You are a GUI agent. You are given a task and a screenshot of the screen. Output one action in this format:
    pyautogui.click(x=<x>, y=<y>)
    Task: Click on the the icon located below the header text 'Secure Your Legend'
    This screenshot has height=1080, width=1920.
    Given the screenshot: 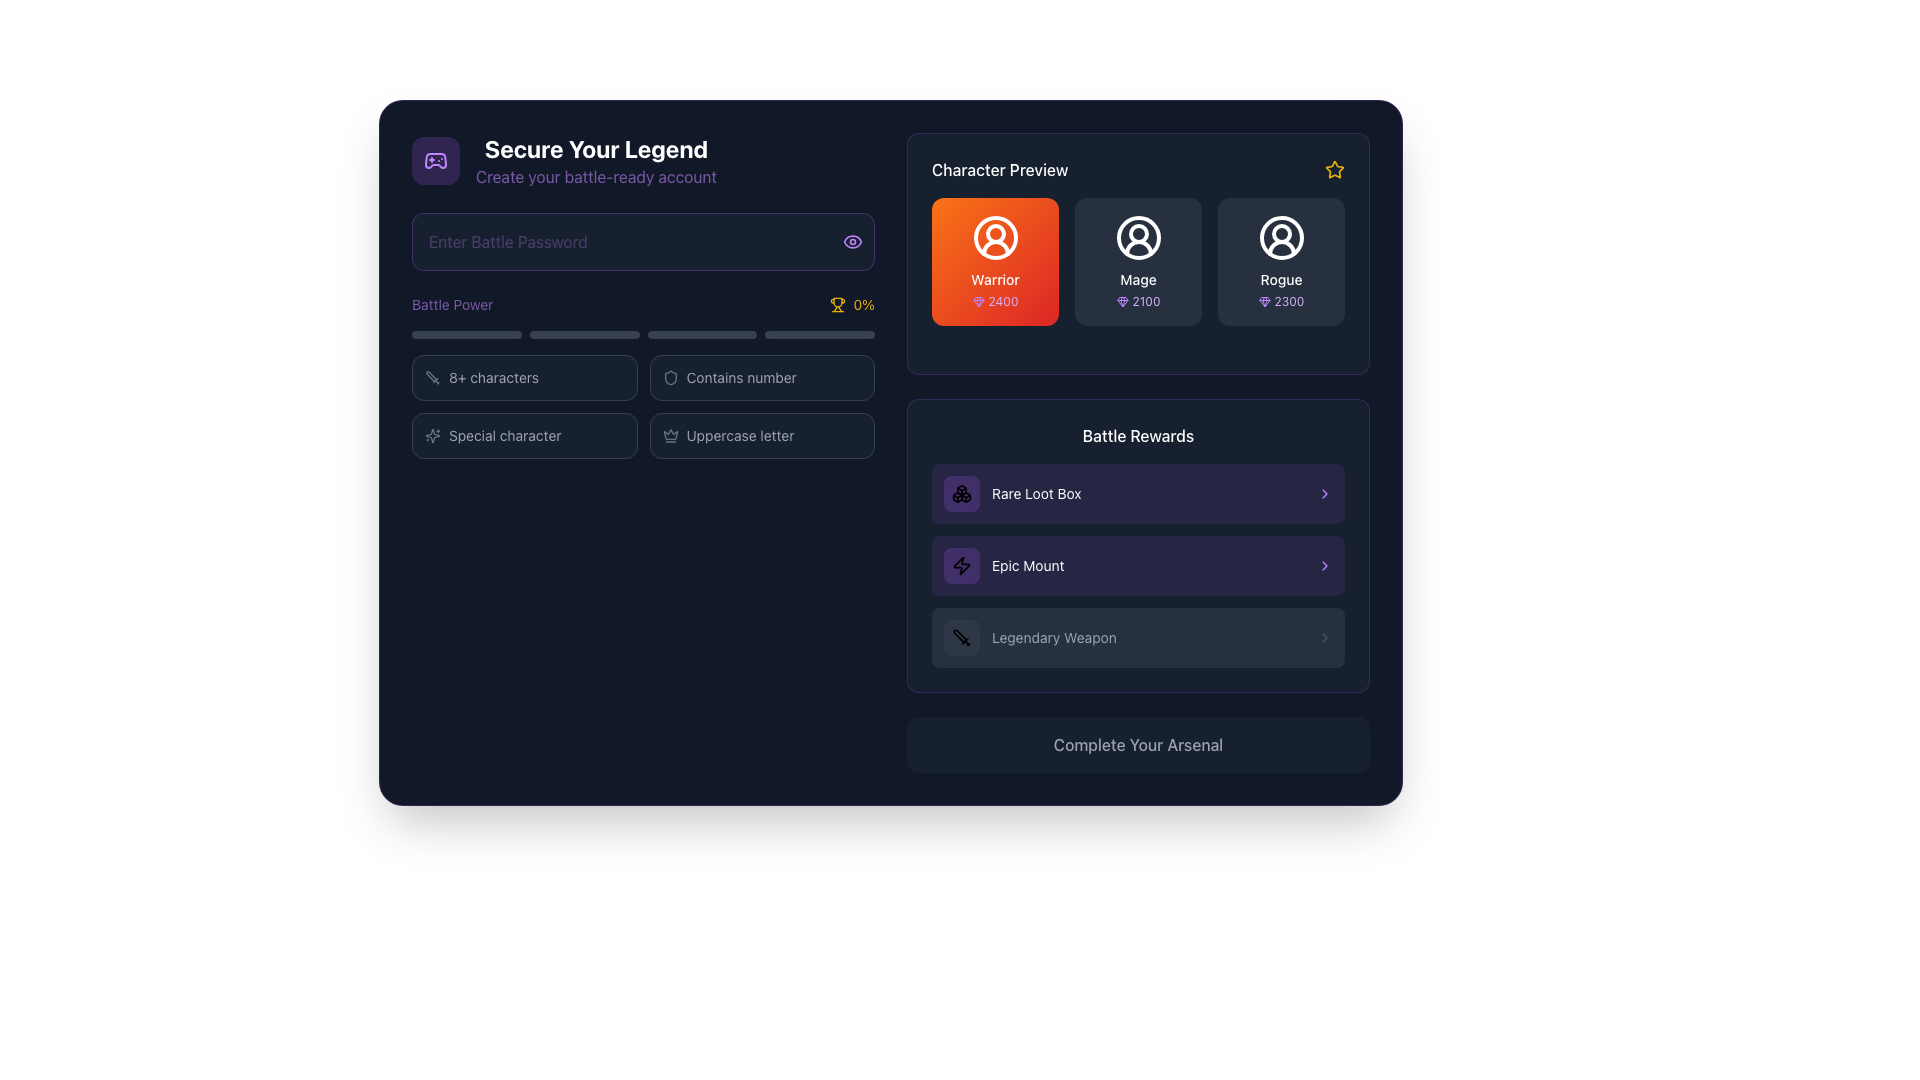 What is the action you would take?
    pyautogui.click(x=435, y=160)
    